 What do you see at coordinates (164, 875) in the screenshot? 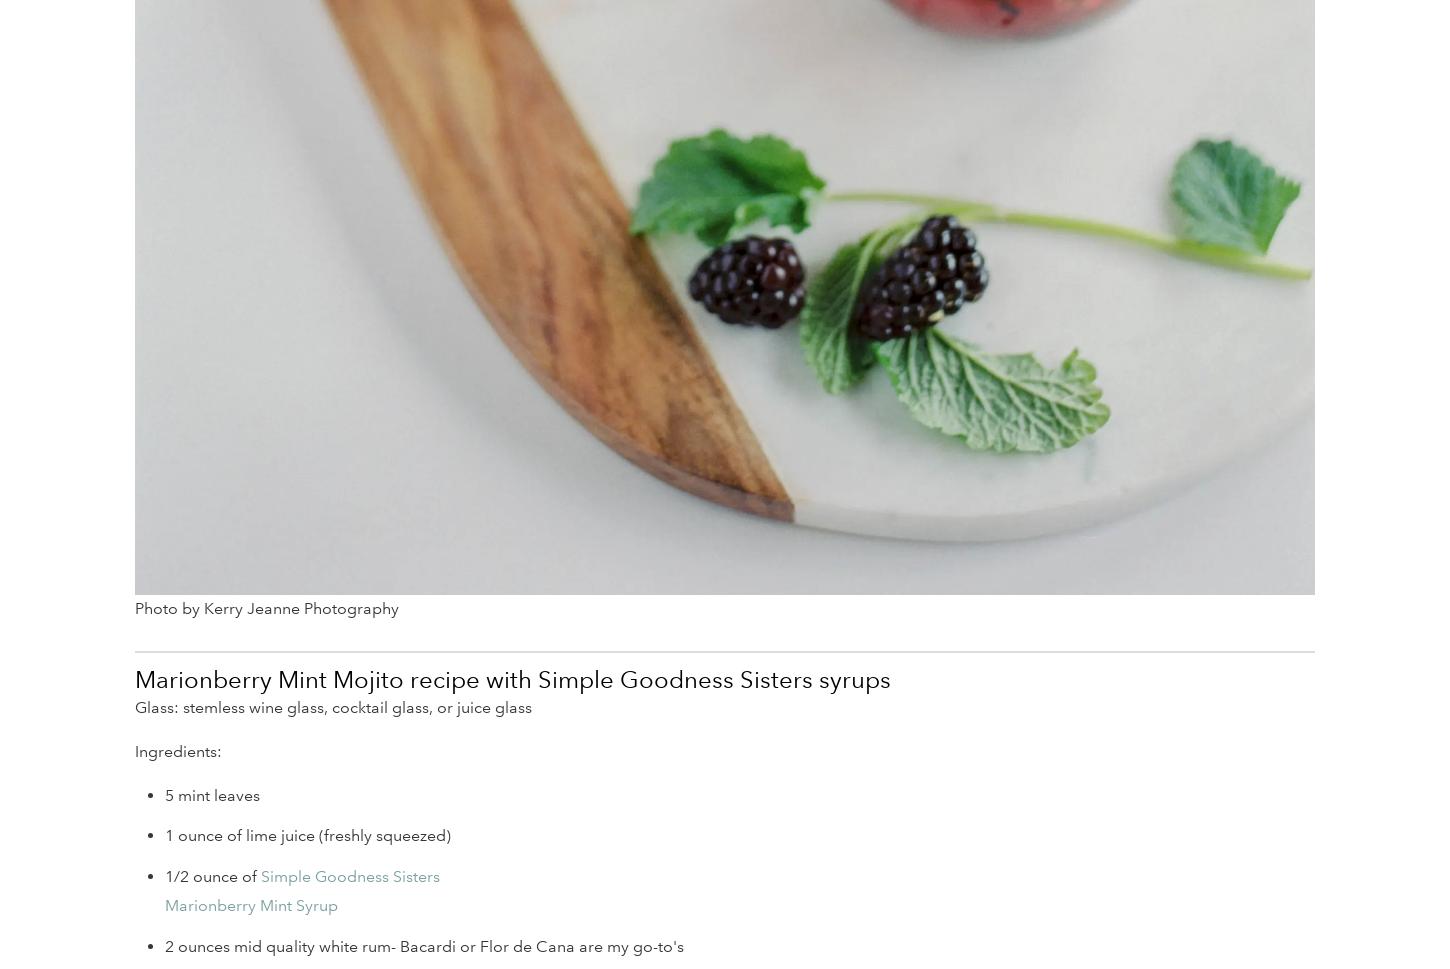
I see `'1/2 ounce of'` at bounding box center [164, 875].